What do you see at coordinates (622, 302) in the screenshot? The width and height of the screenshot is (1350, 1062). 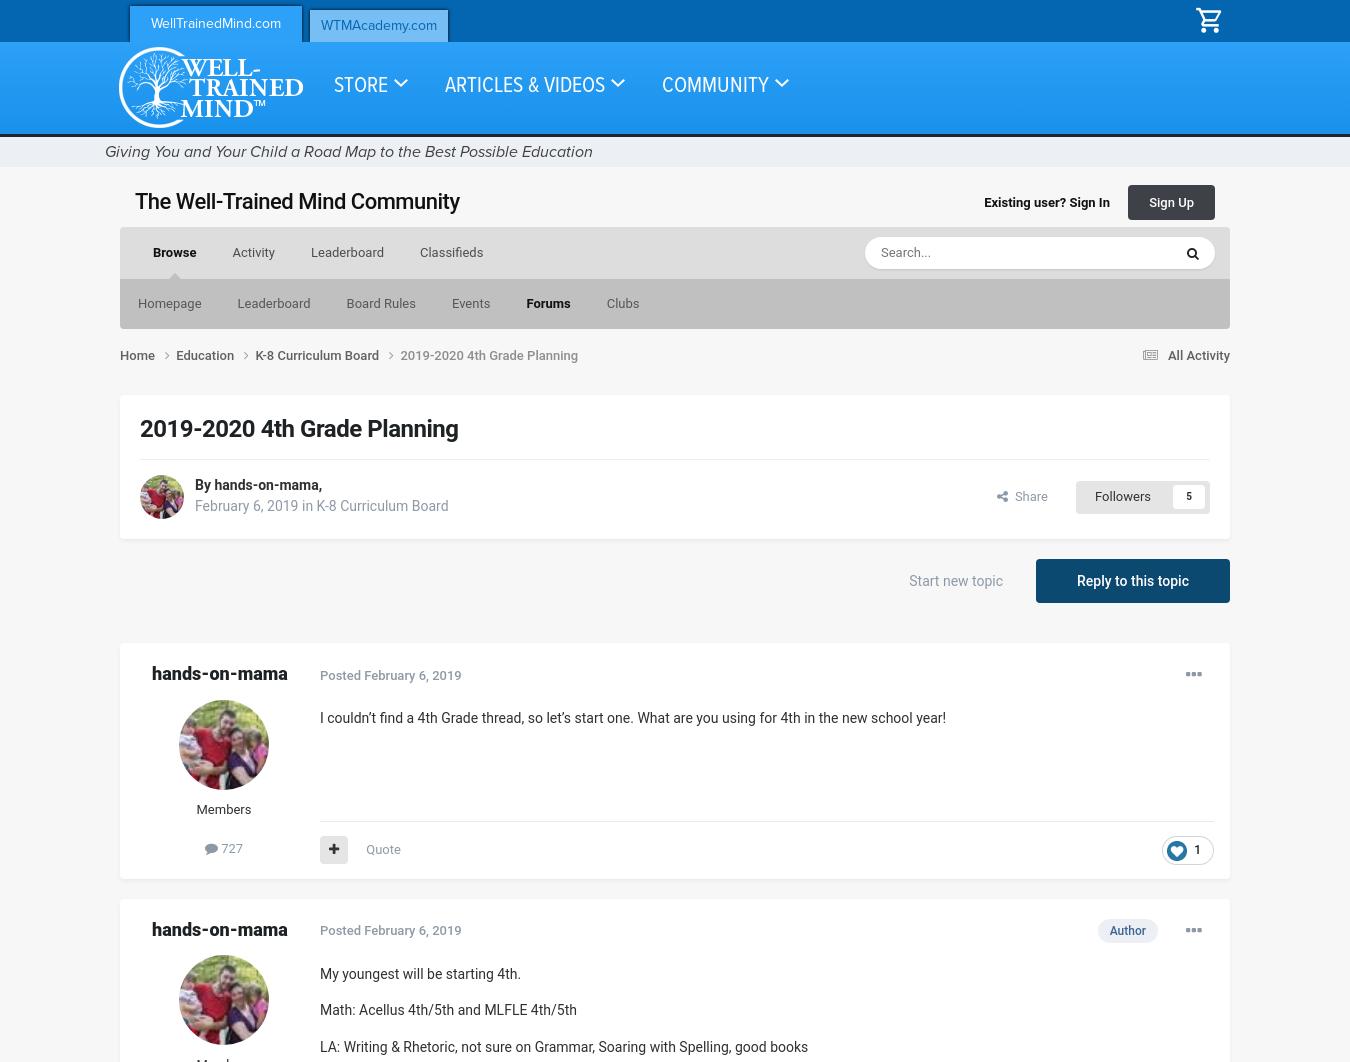 I see `'Clubs'` at bounding box center [622, 302].